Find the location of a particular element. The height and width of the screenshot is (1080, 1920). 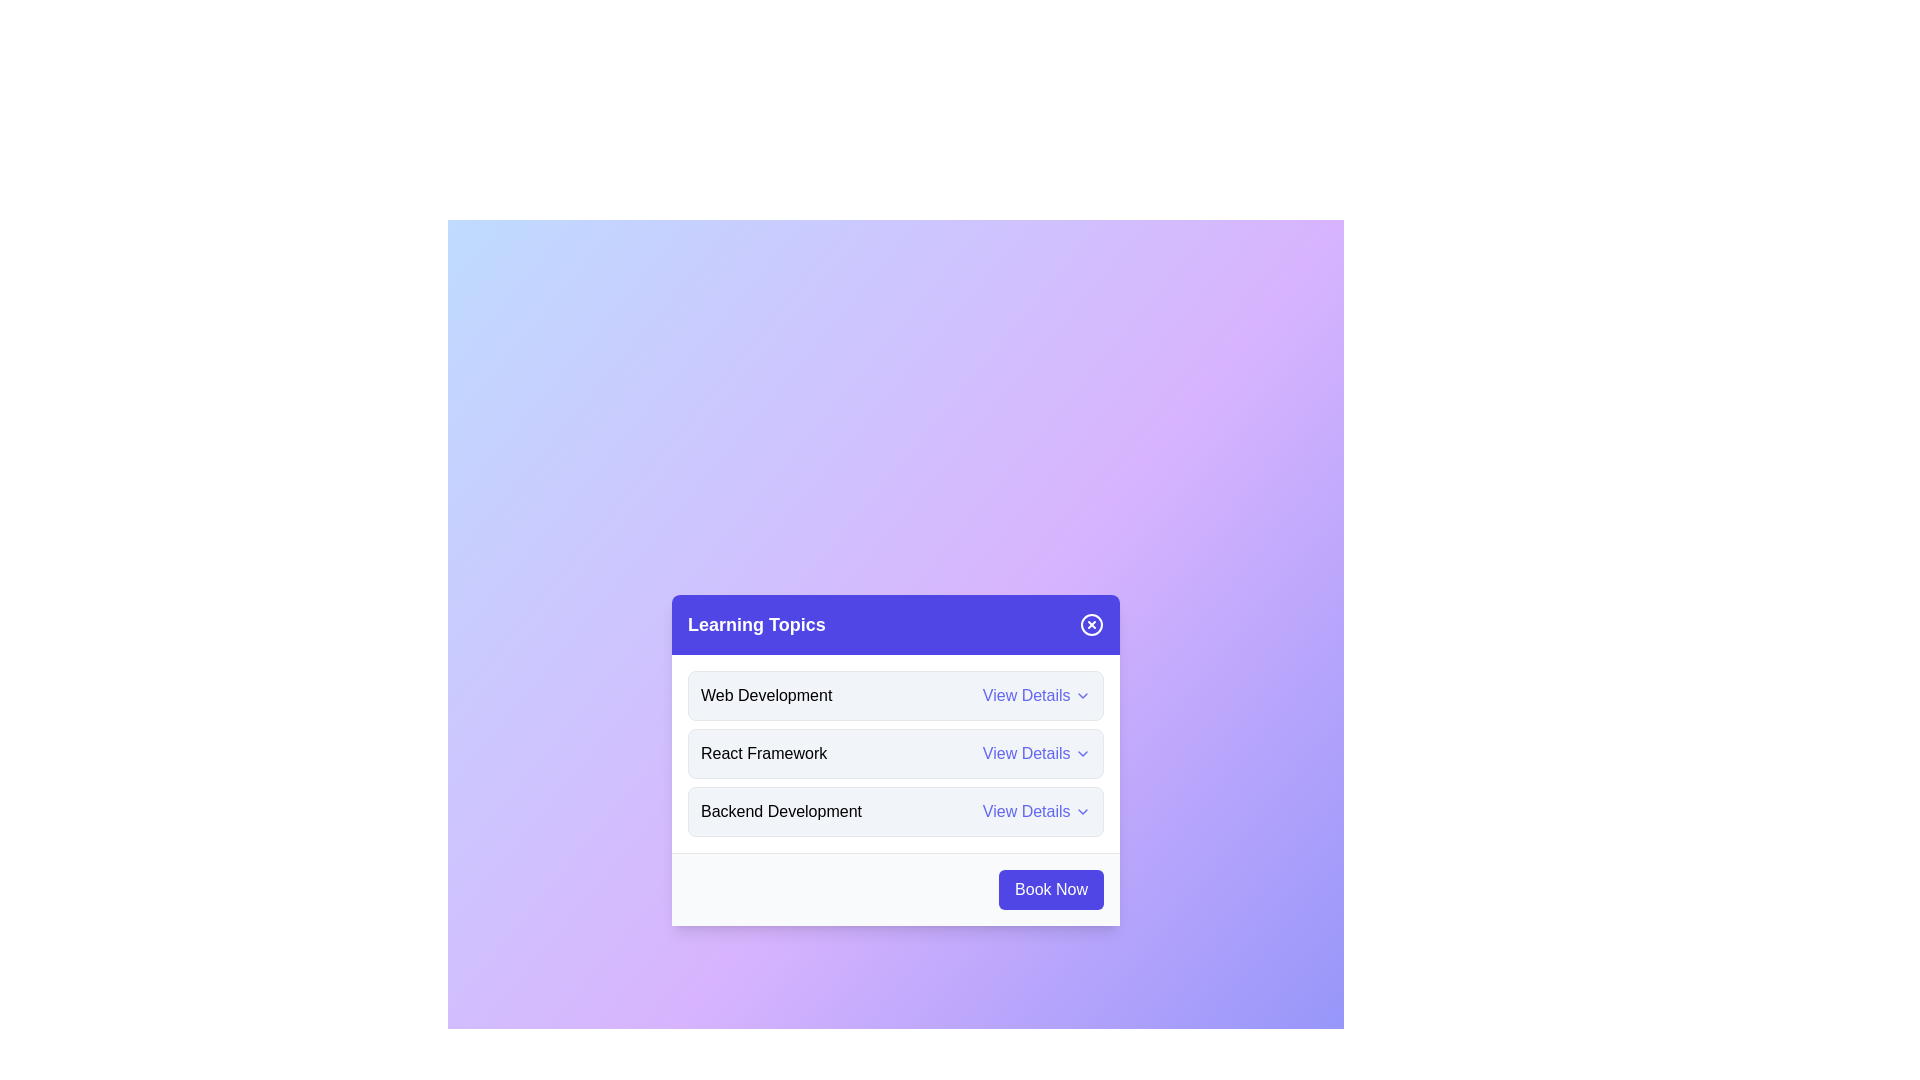

the 'X' button in the top-right corner of the dialog to close it is located at coordinates (1090, 623).